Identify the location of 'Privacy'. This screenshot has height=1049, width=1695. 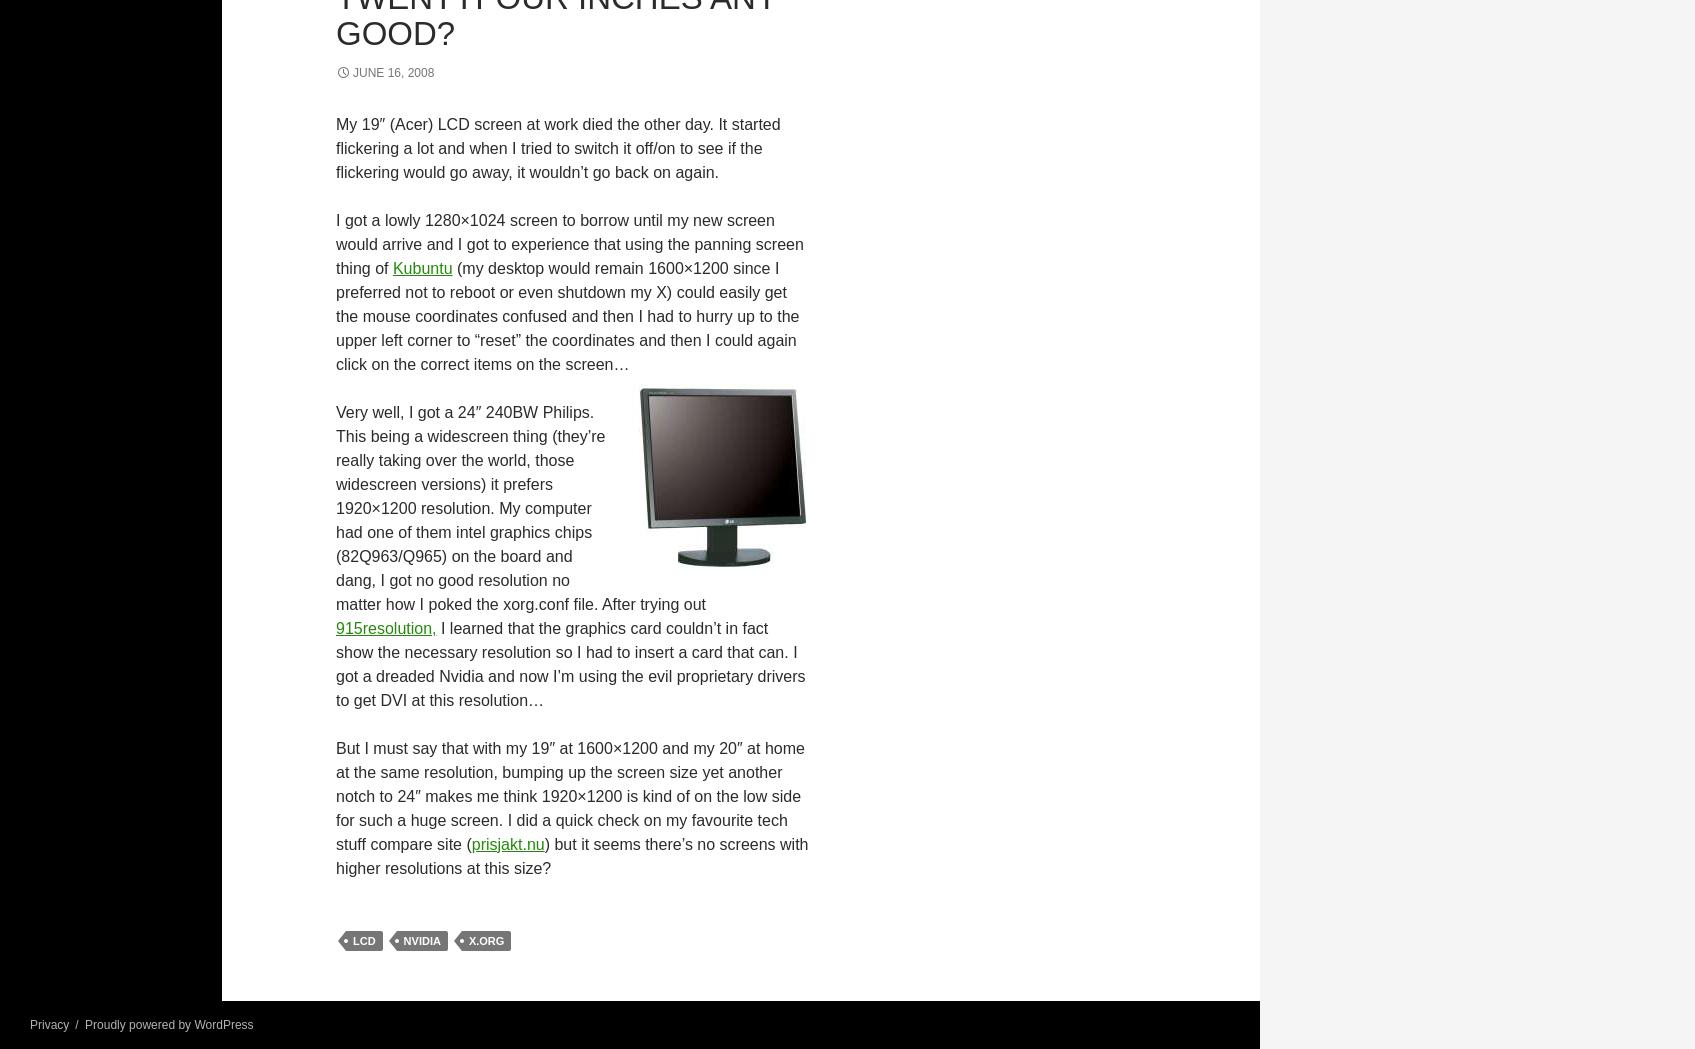
(49, 1024).